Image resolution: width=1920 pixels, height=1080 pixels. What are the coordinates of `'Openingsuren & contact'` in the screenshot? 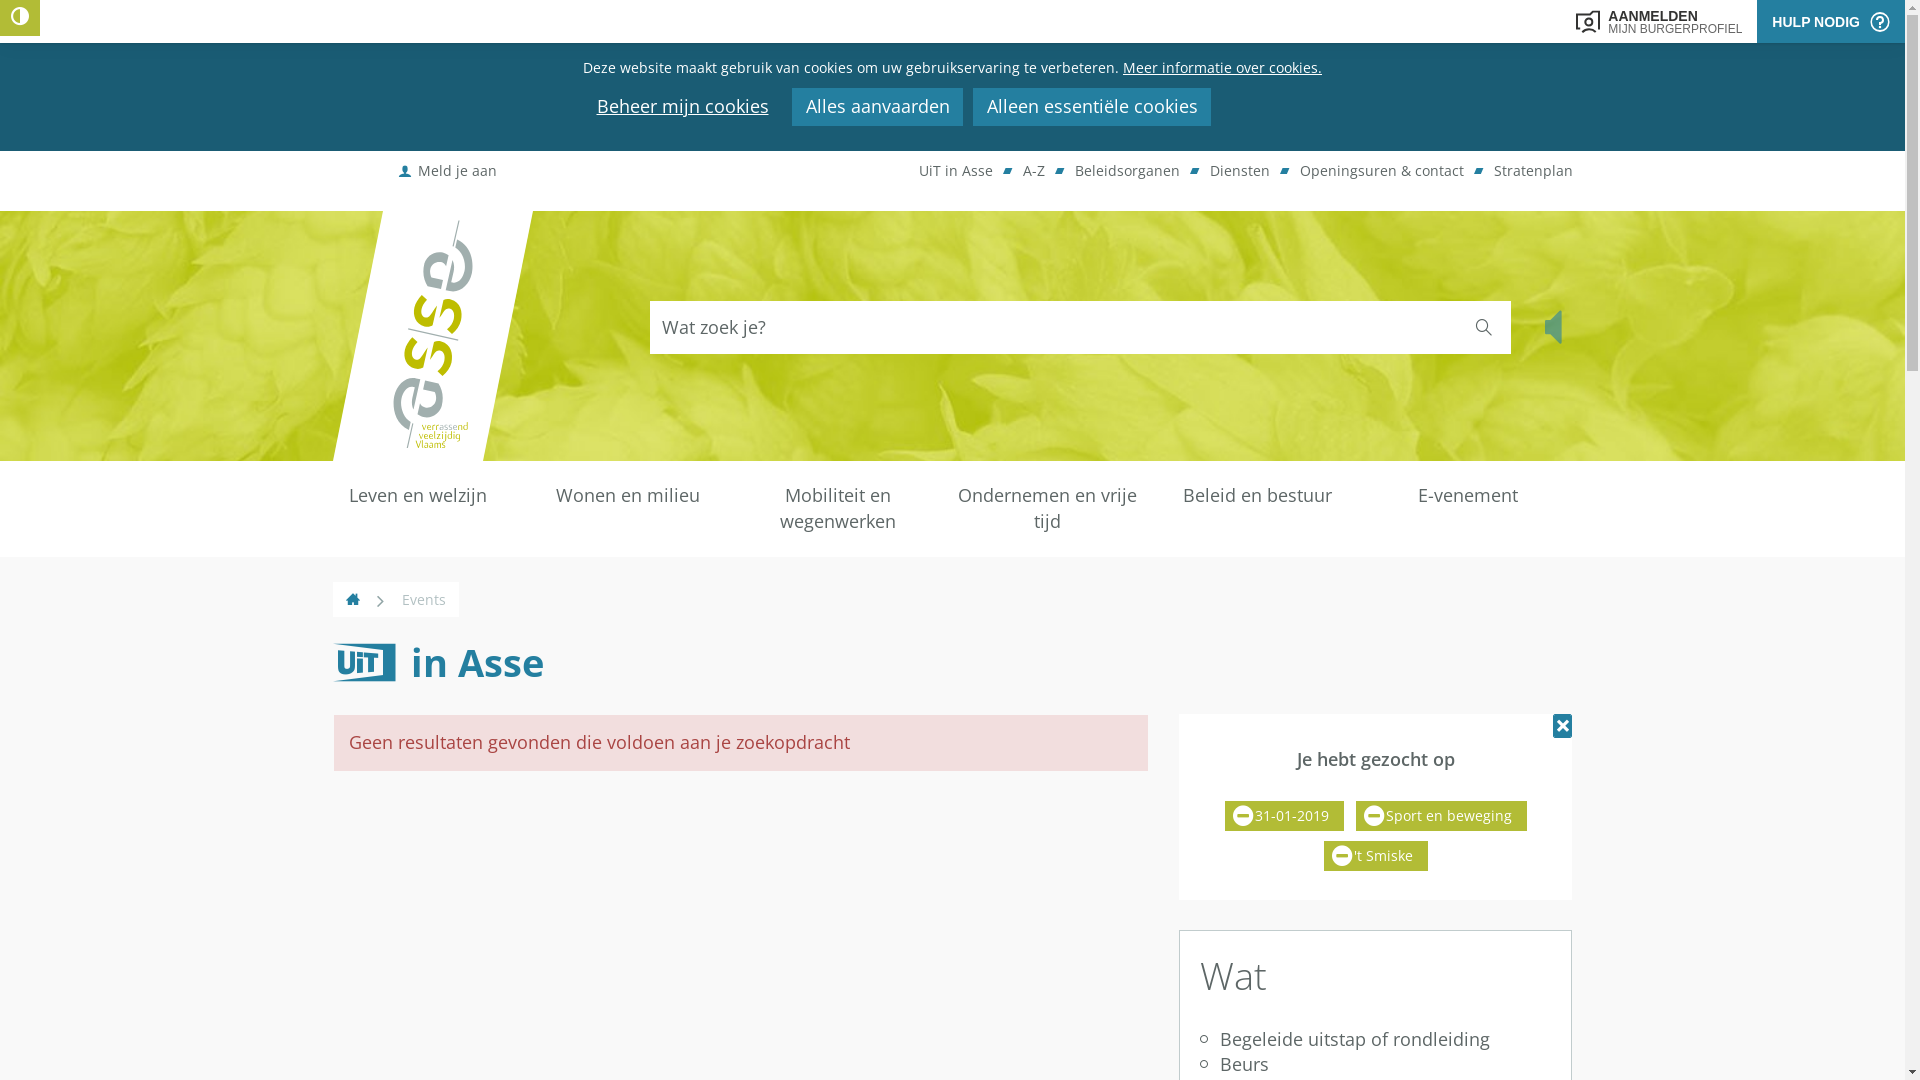 It's located at (1381, 170).